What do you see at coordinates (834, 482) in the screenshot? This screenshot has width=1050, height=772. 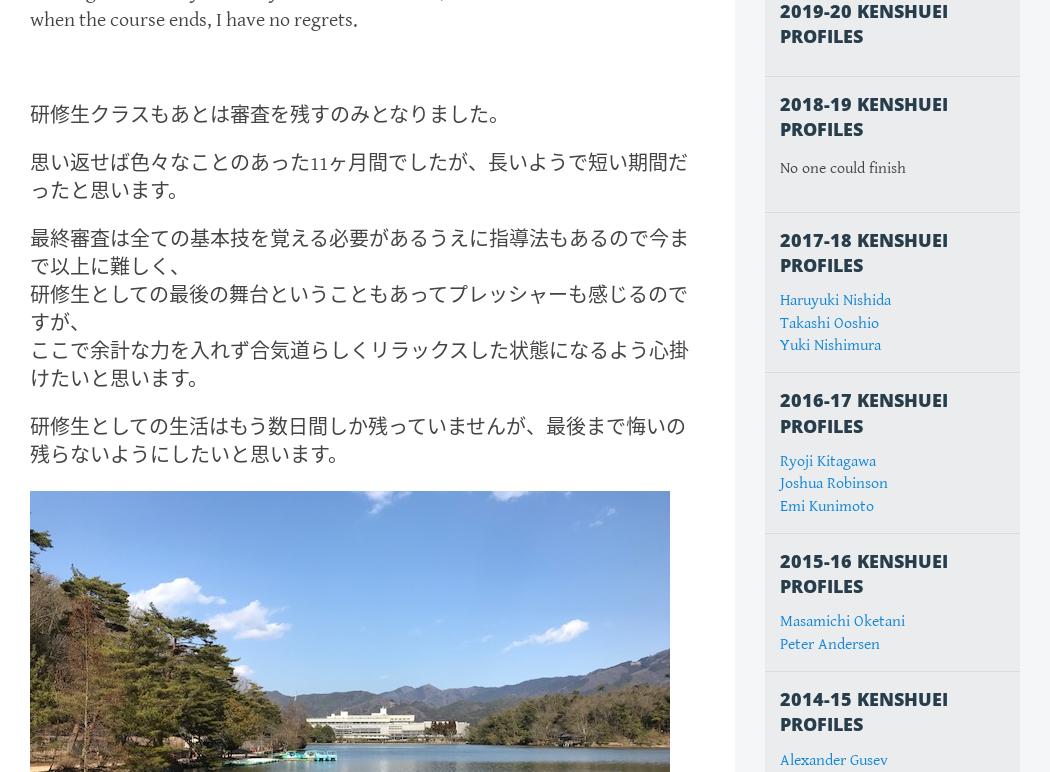 I see `'Joshua Robinson'` at bounding box center [834, 482].